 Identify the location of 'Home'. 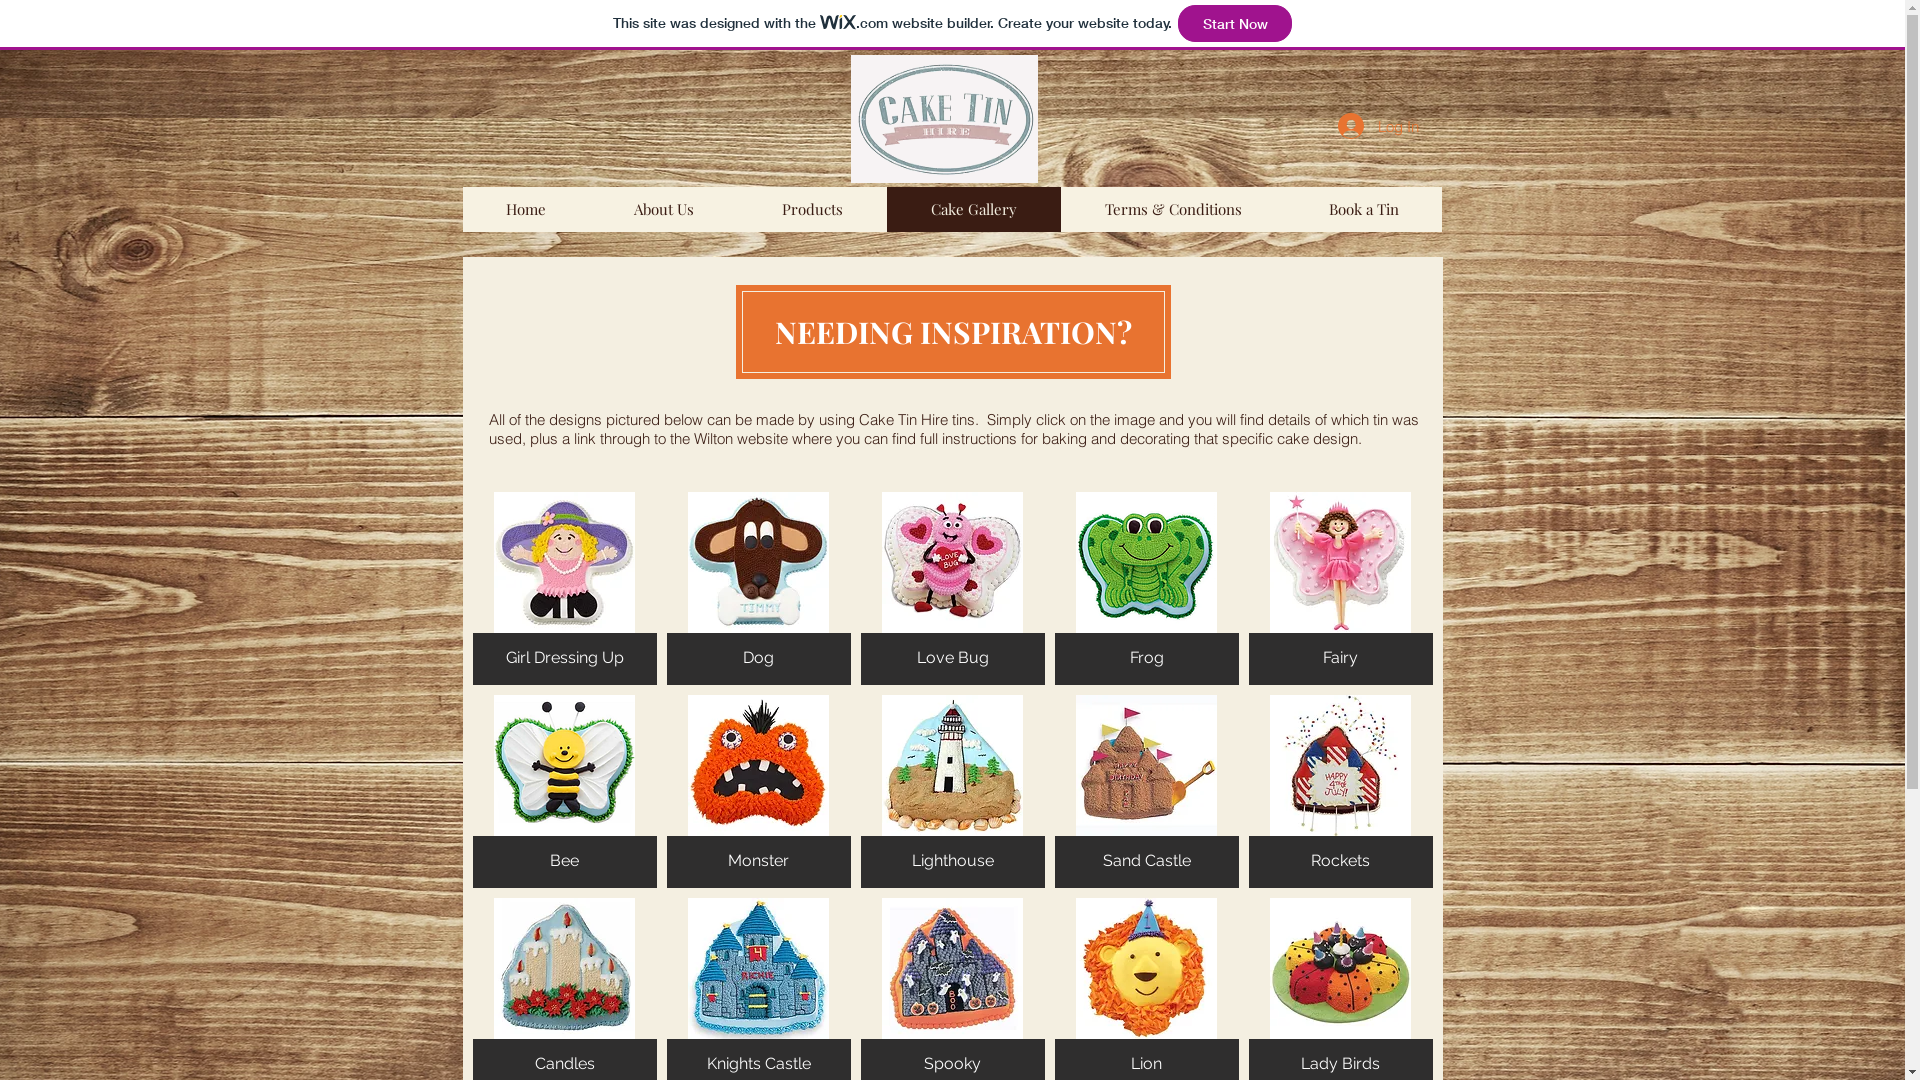
(525, 209).